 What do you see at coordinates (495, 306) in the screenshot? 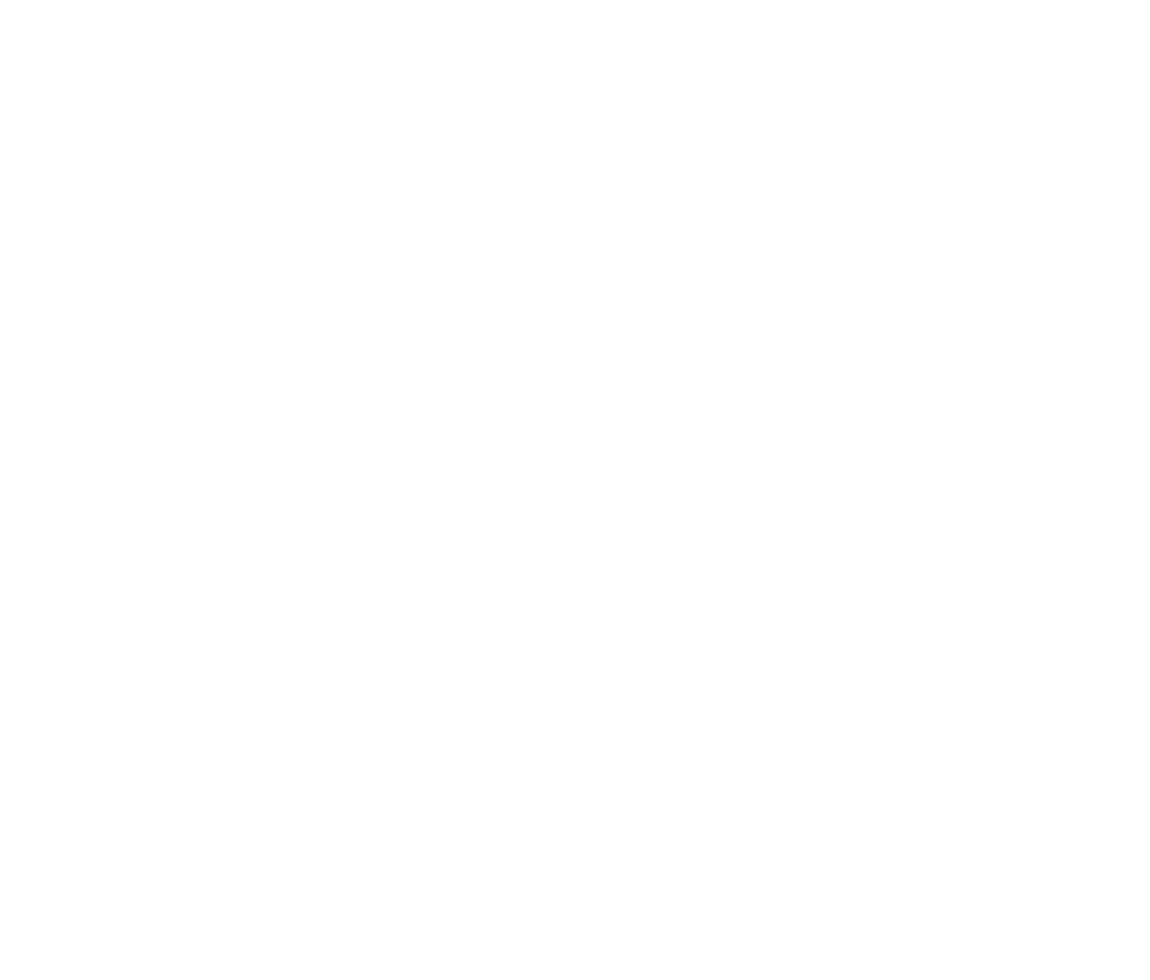
I see `'“We chose the dBTechnologies ViO Series for this event for a variety of reasons, but primarily because it's reliable, rider-ready, easy to deploy, and sounds great.”'` at bounding box center [495, 306].